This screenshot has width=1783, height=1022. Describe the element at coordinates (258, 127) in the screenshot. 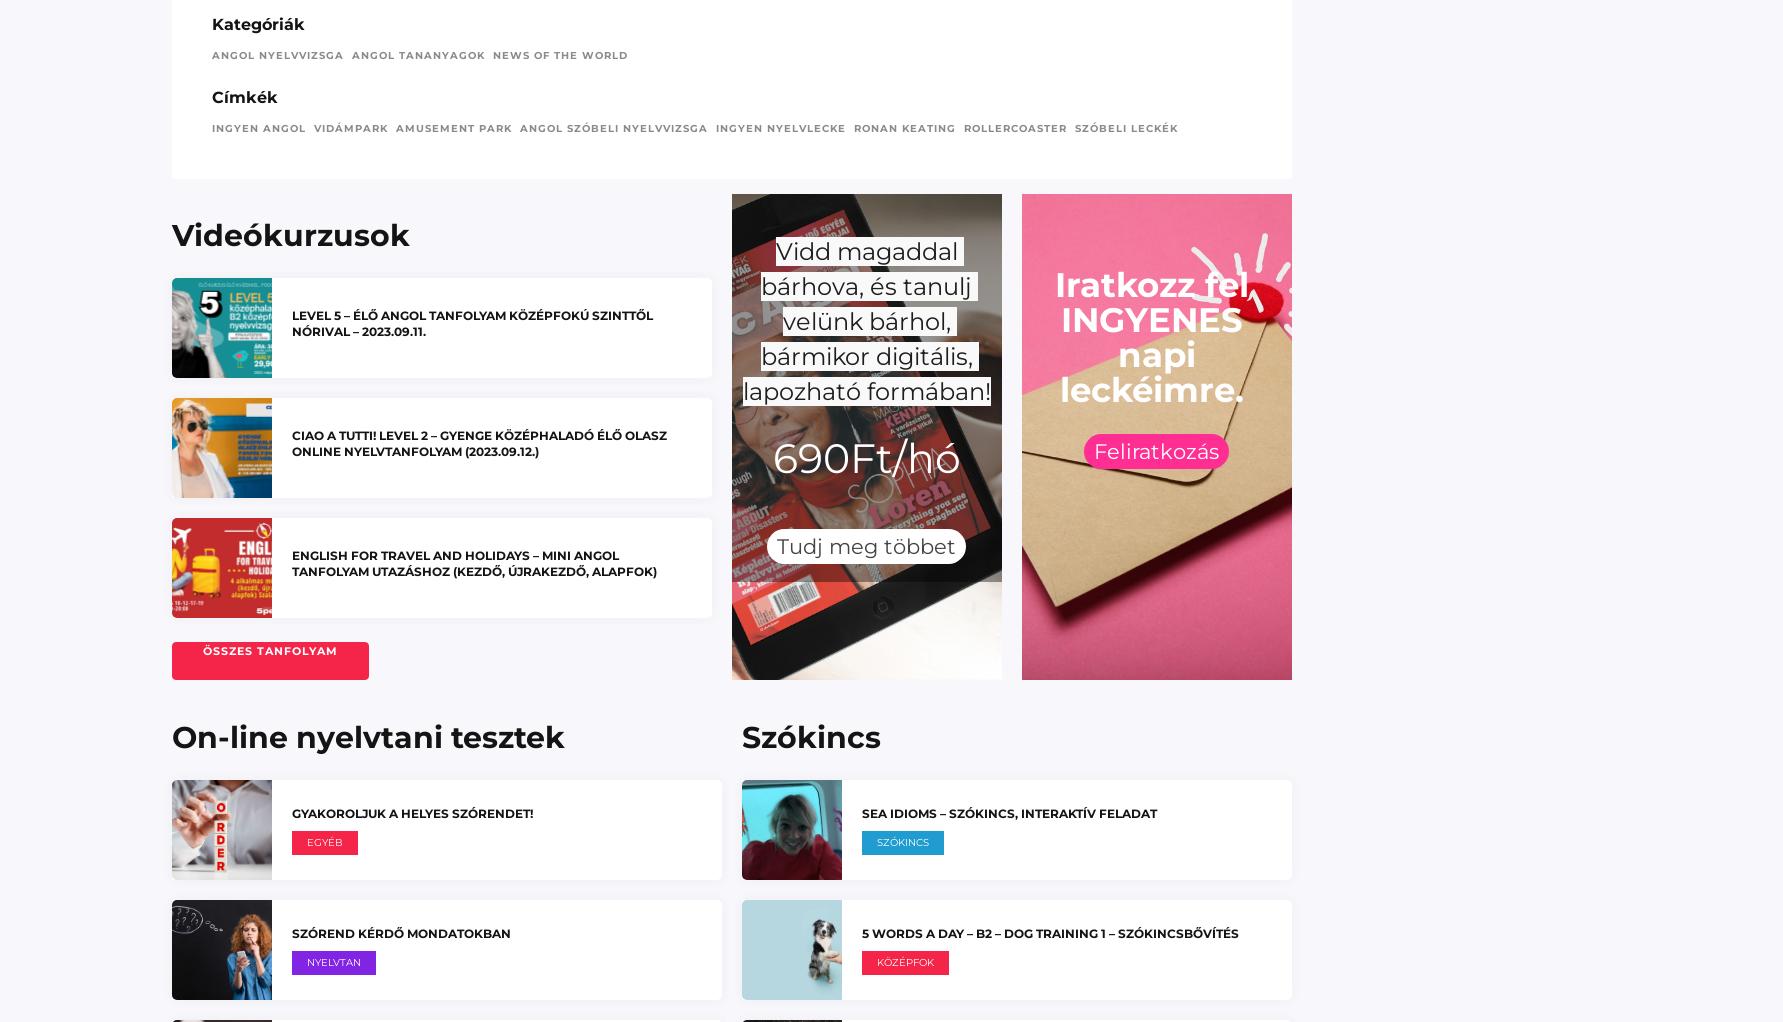

I see `'ingyen angol'` at that location.